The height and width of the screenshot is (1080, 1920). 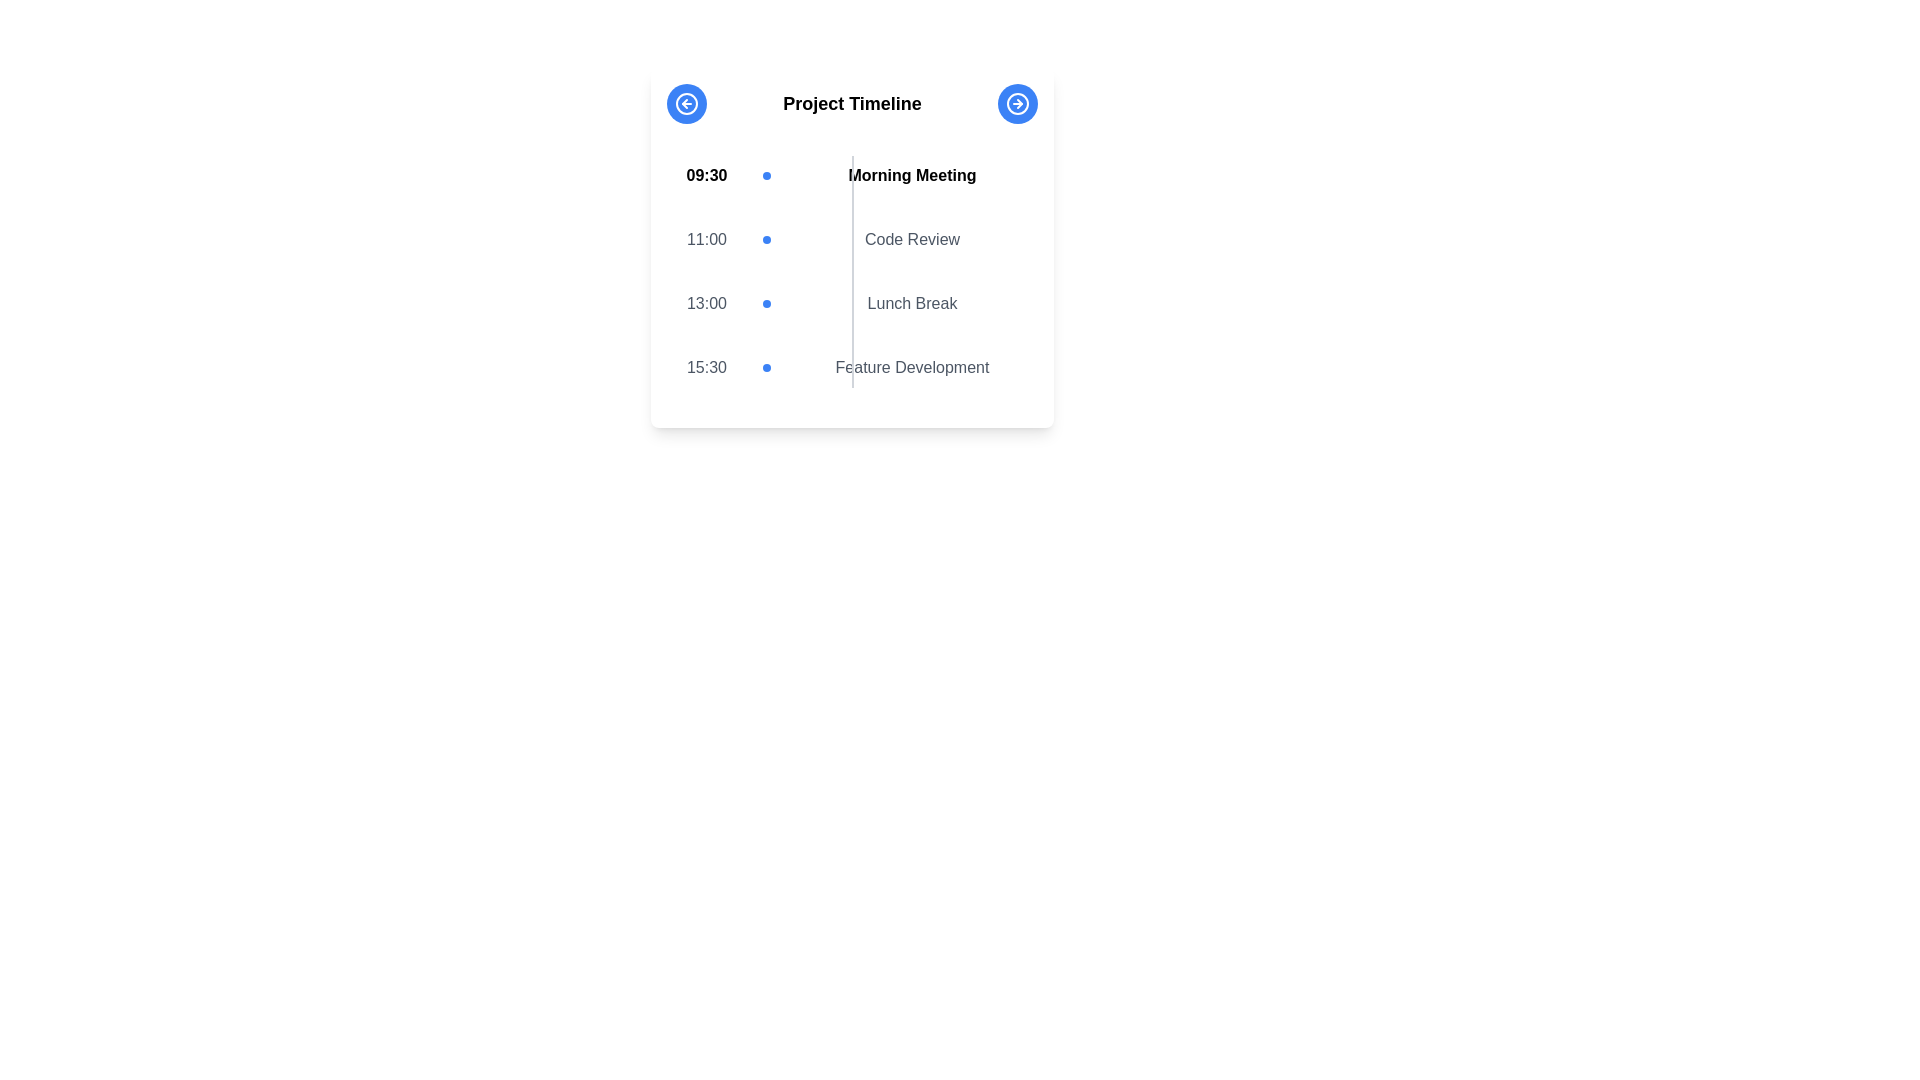 What do you see at coordinates (852, 175) in the screenshot?
I see `the first event in the timeline representing the 'Morning Meeting' scheduled at 09:30` at bounding box center [852, 175].